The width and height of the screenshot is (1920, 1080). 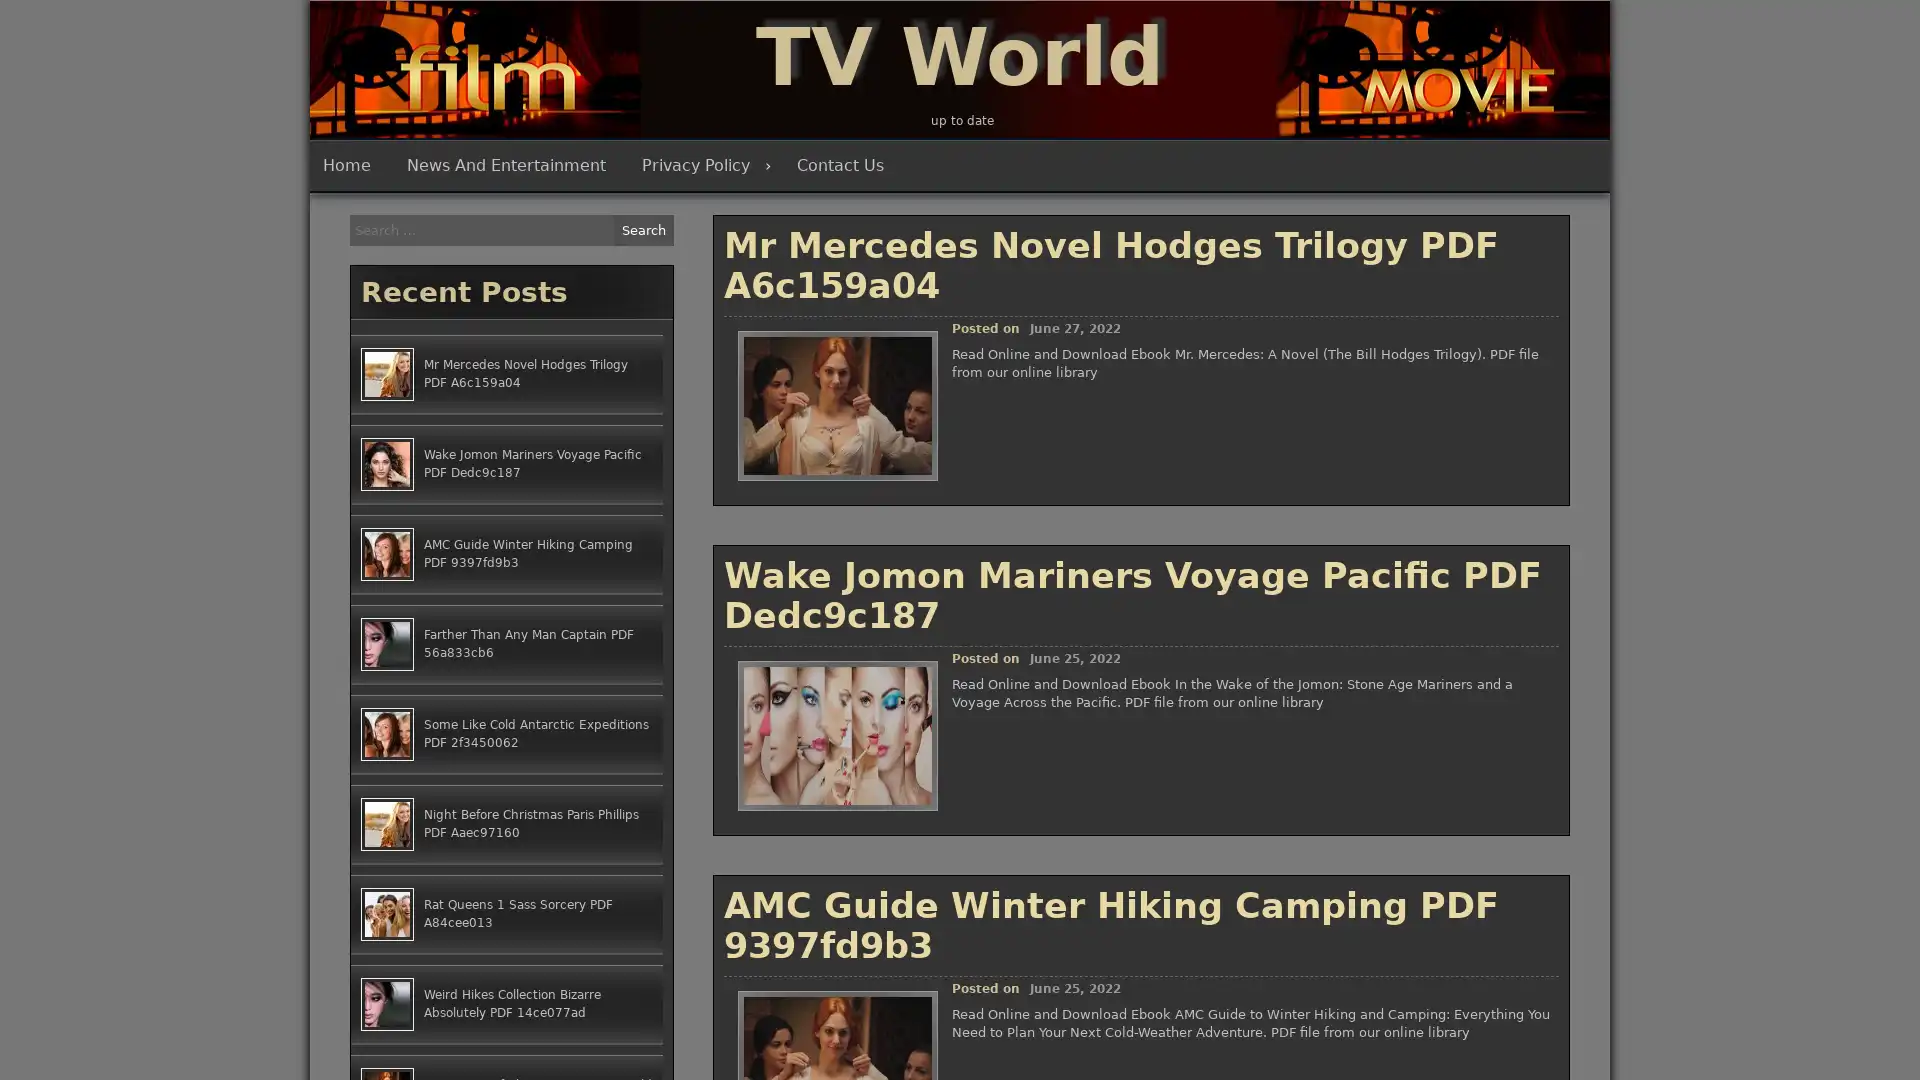 I want to click on Search, so click(x=643, y=229).